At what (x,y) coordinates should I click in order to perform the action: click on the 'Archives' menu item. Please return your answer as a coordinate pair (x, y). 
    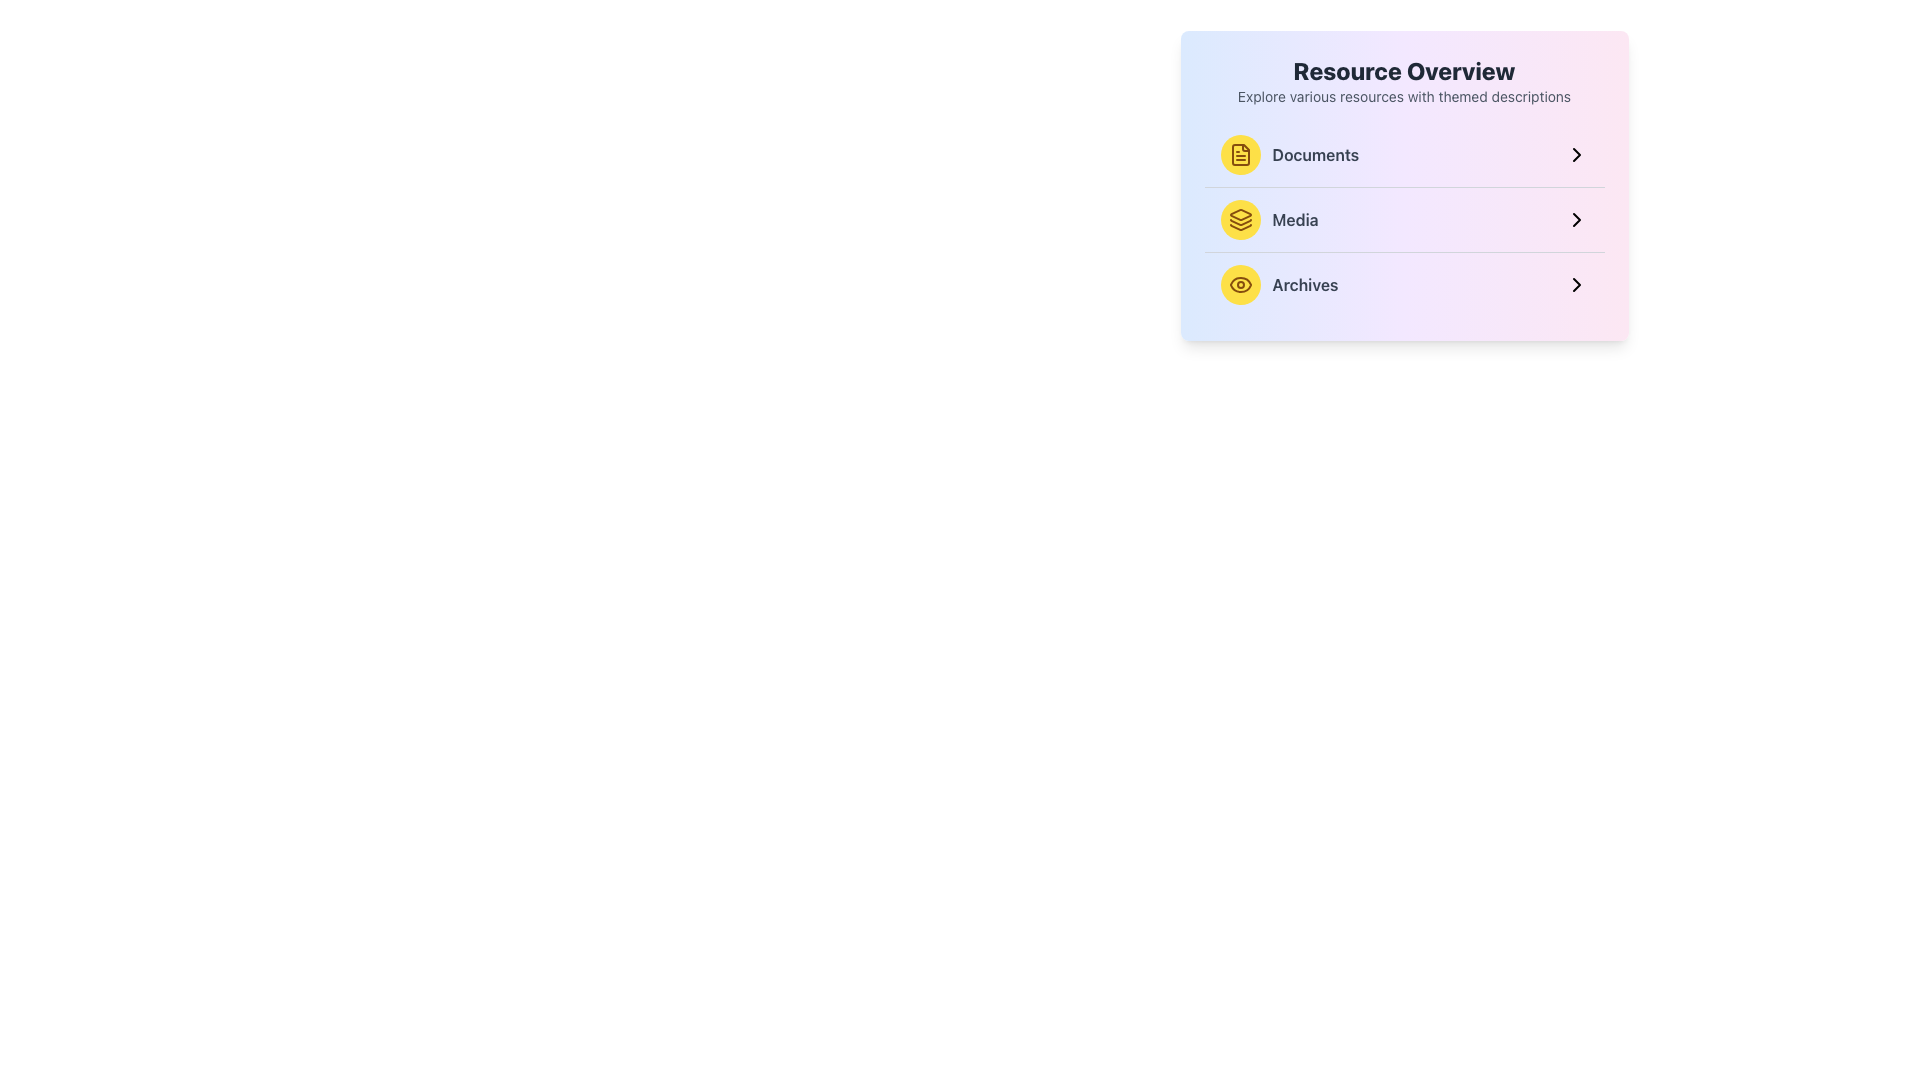
    Looking at the image, I should click on (1403, 285).